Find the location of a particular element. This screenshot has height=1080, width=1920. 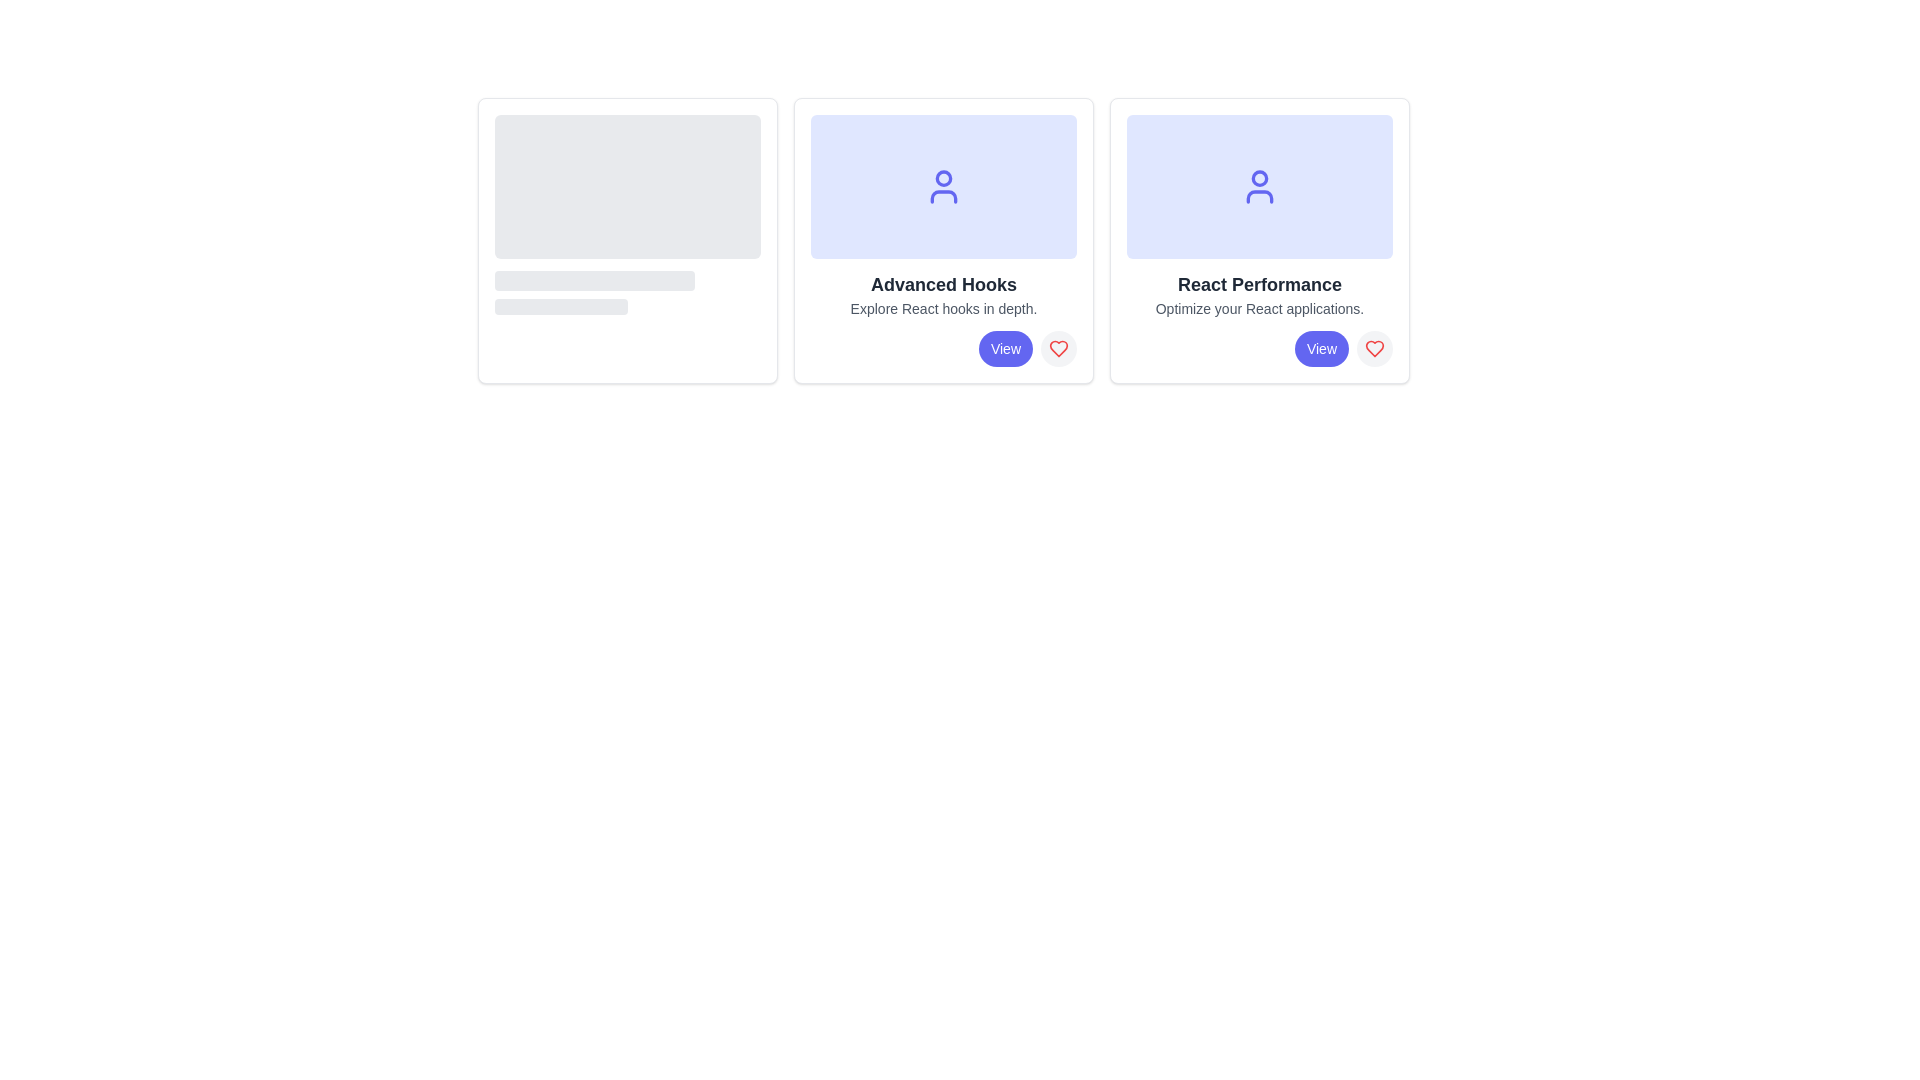

the 'React Performance' text label displayed in bold, dark-gray font, which is located in the third card from the left, positioned below the graphical representation is located at coordinates (1258, 285).